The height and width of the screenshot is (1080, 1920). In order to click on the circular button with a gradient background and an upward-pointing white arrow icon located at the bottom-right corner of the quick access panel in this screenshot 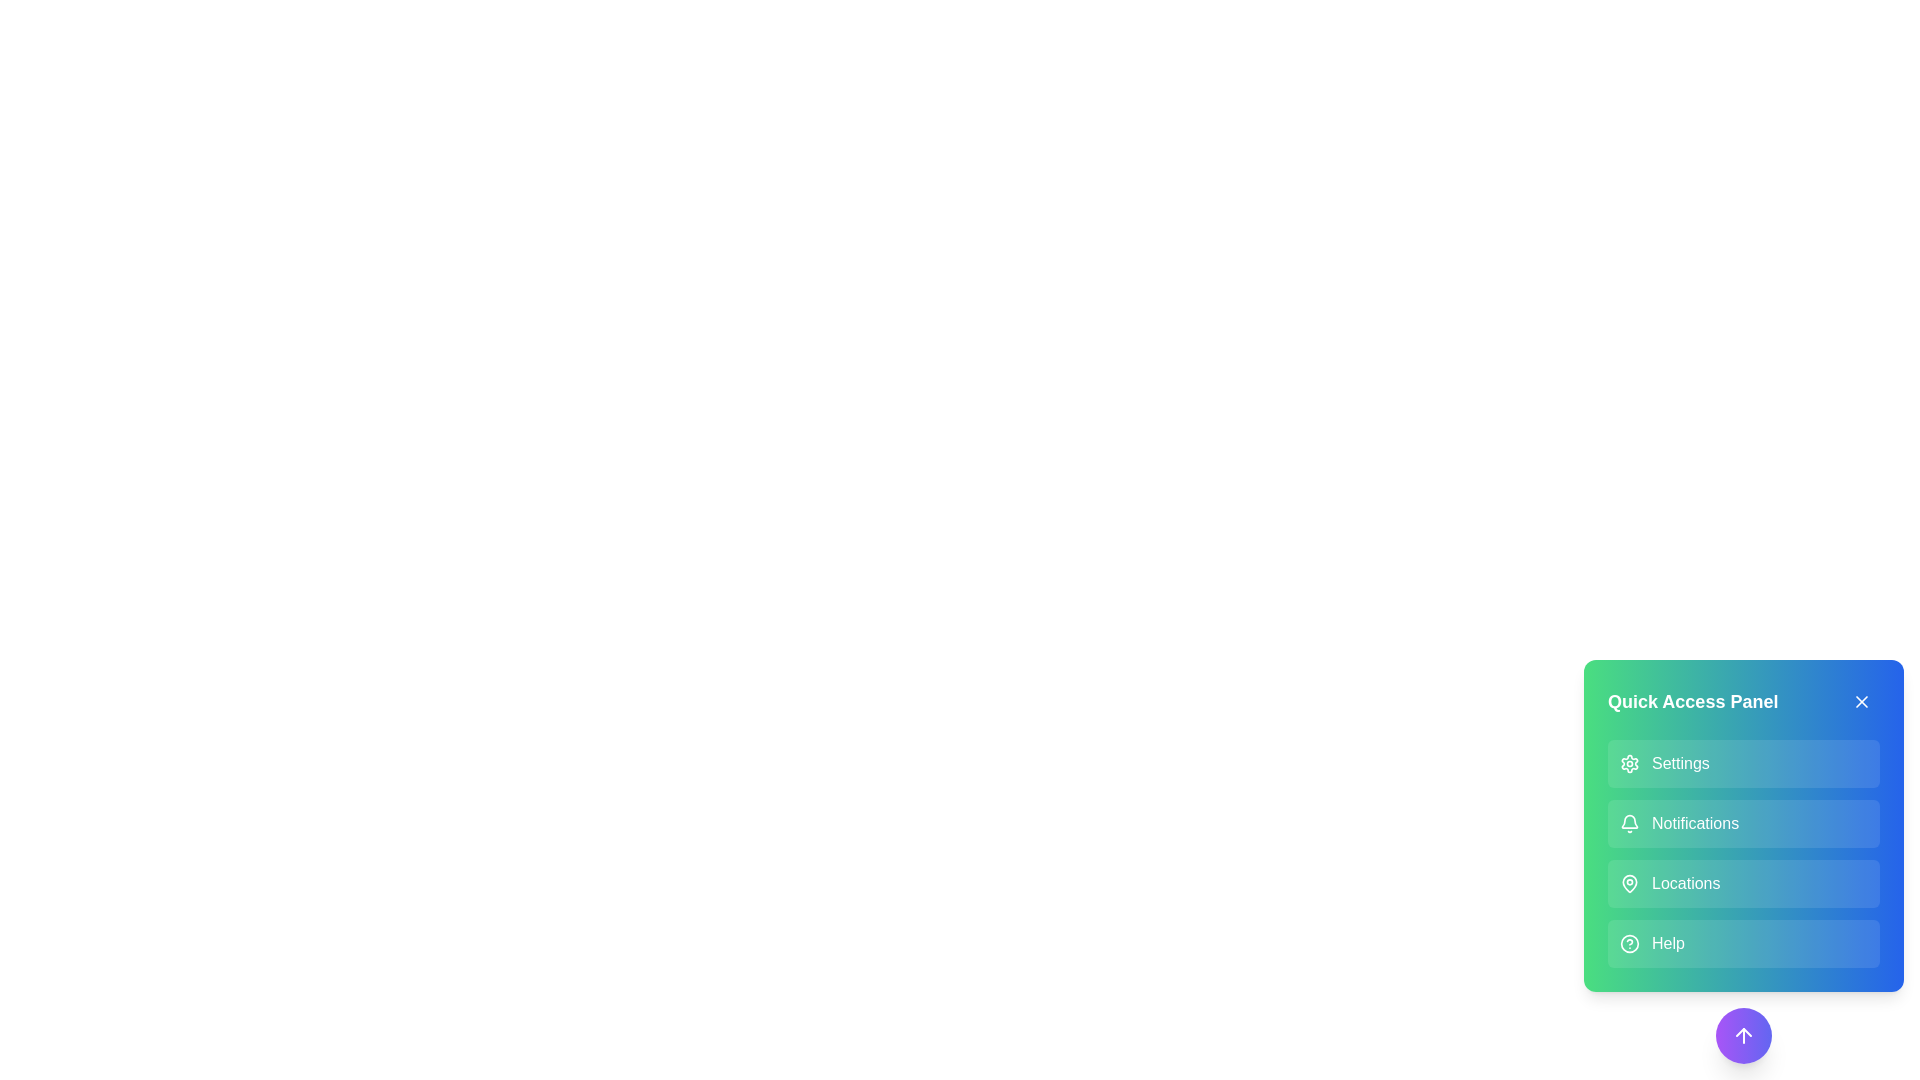, I will do `click(1742, 1035)`.